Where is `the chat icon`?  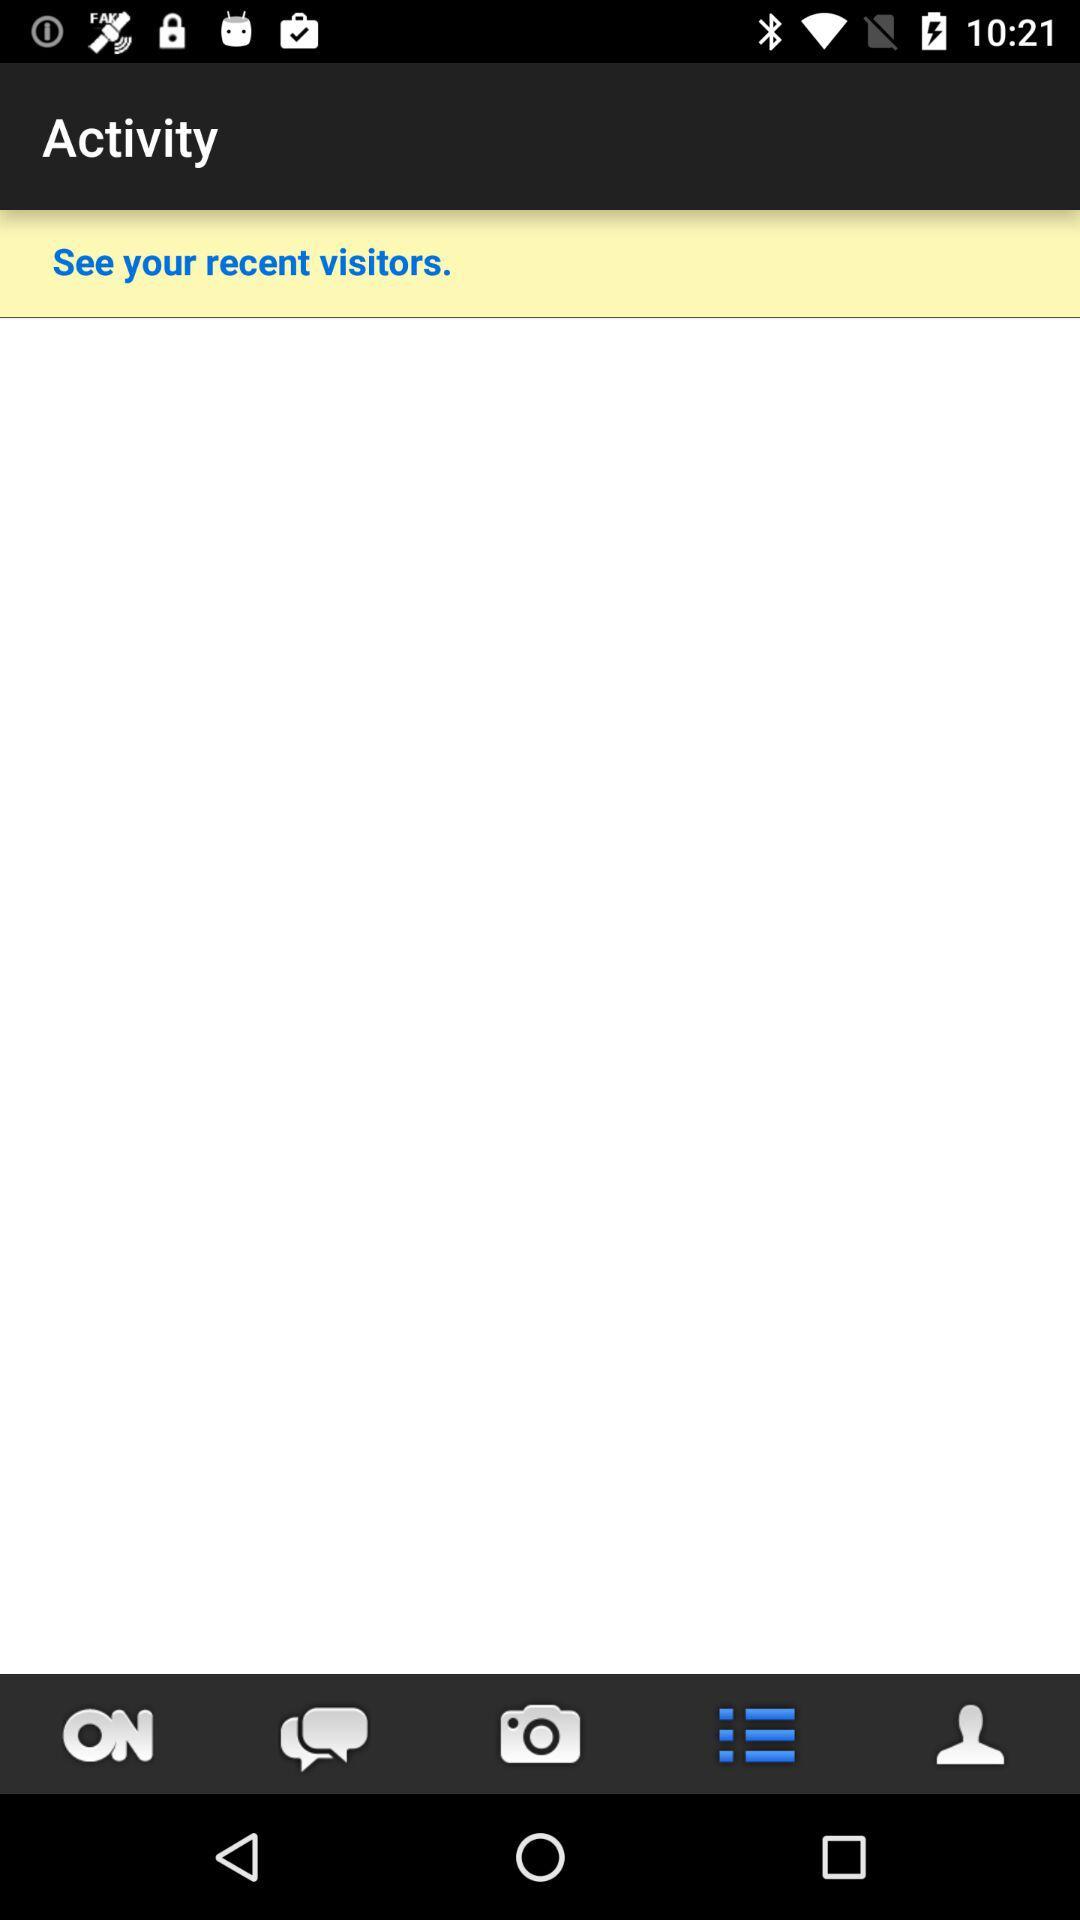 the chat icon is located at coordinates (323, 1733).